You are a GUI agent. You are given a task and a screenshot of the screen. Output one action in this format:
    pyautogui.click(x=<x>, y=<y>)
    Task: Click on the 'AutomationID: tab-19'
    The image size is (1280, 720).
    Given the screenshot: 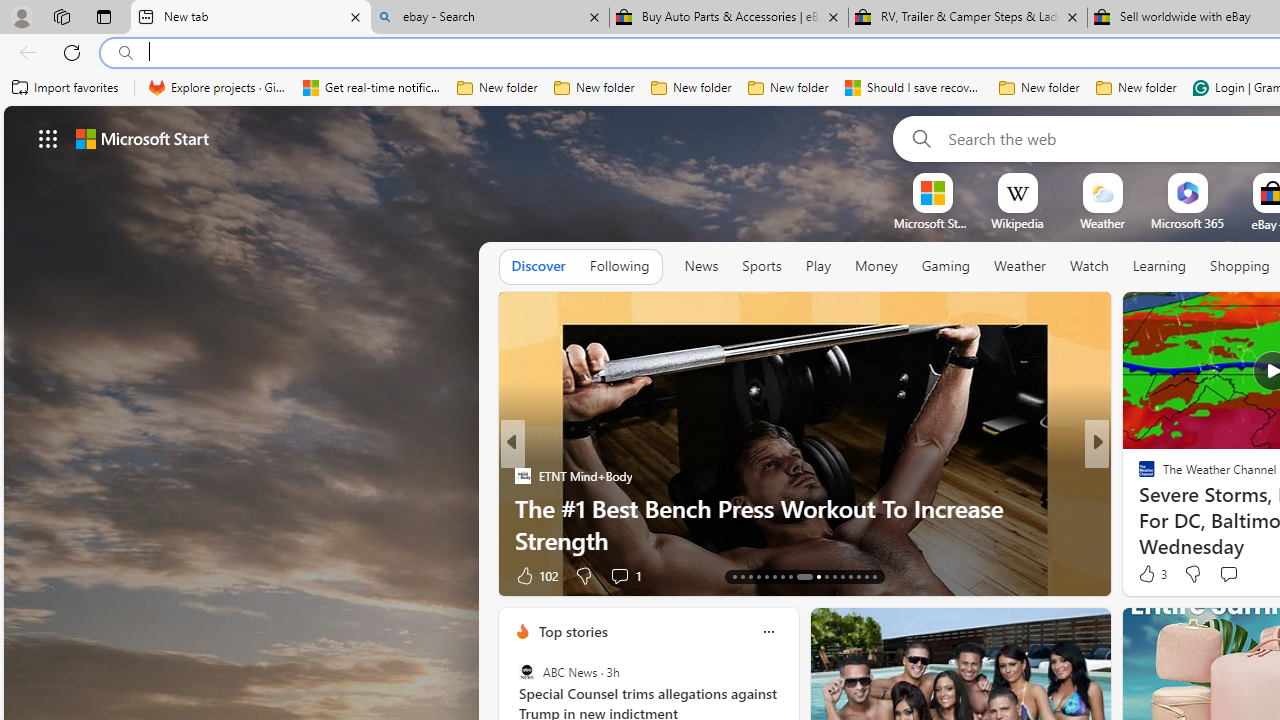 What is the action you would take?
    pyautogui.click(x=781, y=577)
    